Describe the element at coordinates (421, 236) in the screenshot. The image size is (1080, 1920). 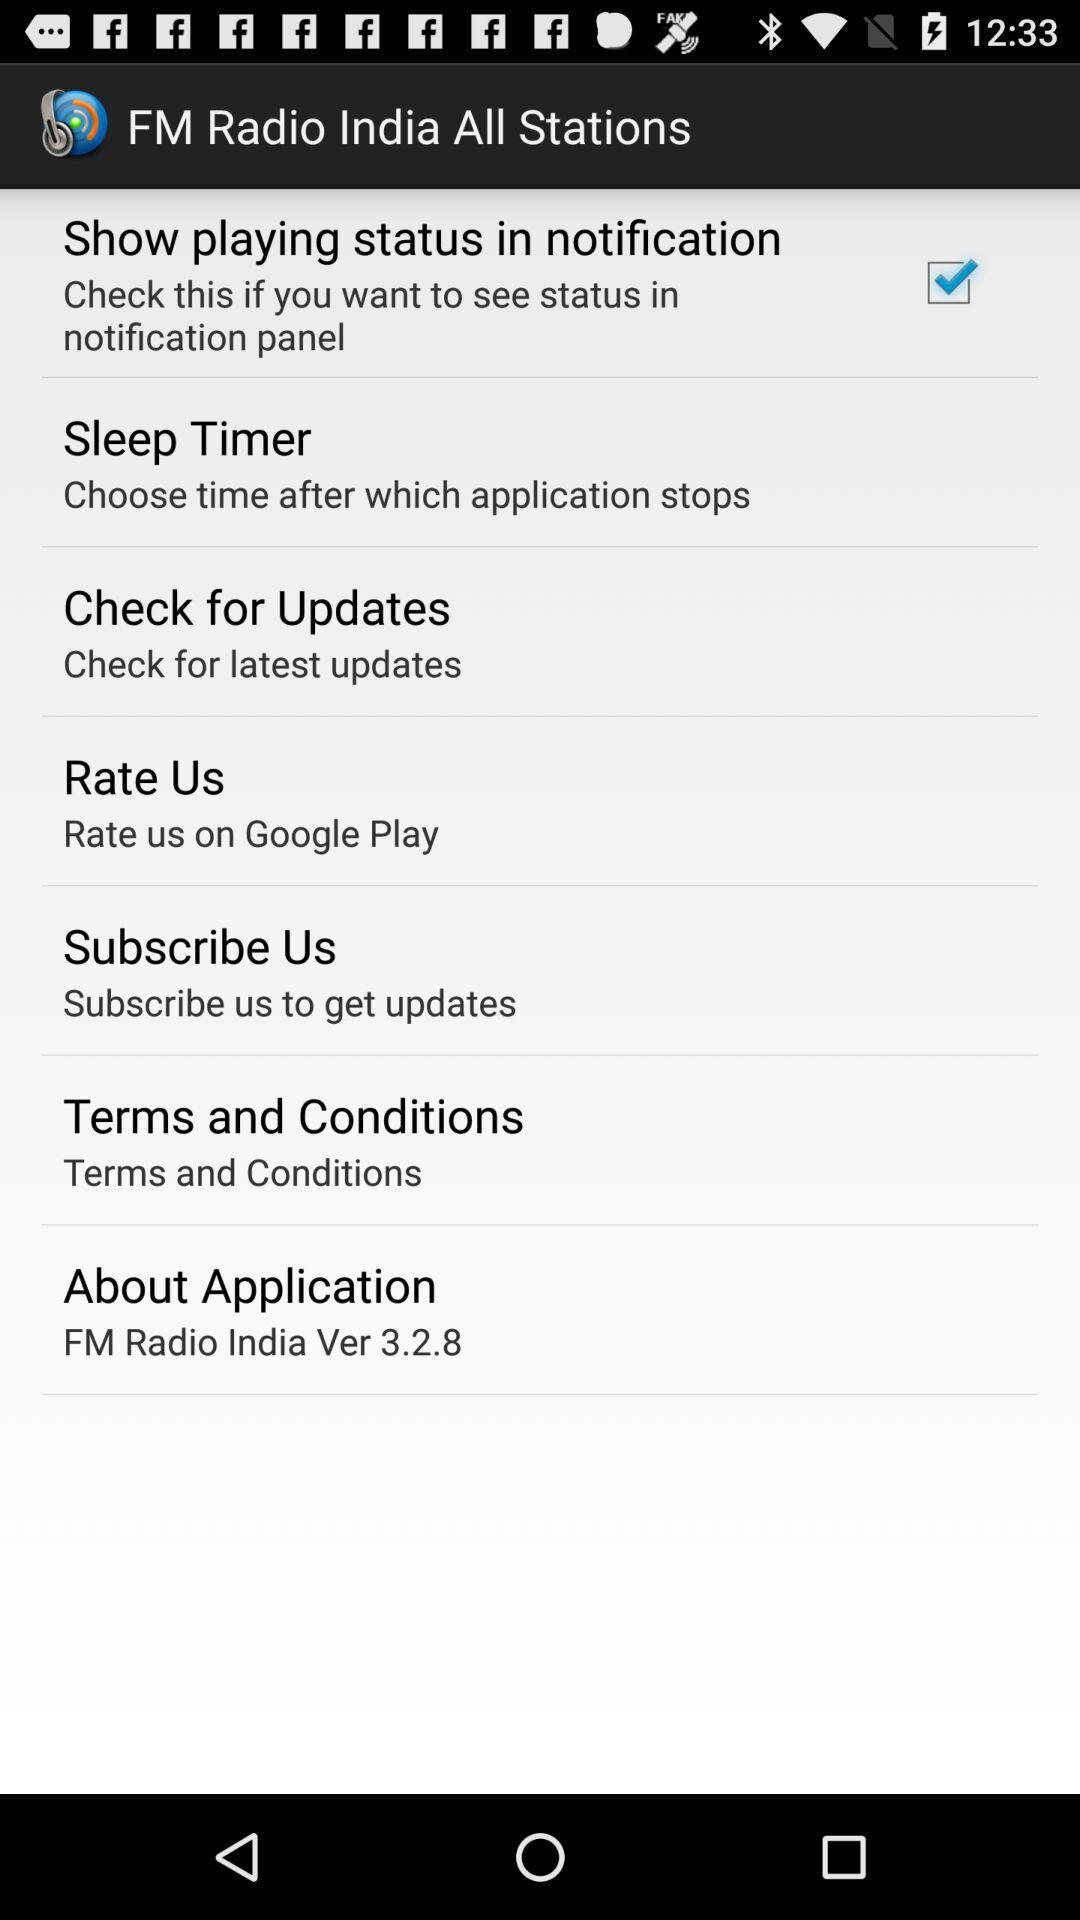
I see `the show playing status item` at that location.